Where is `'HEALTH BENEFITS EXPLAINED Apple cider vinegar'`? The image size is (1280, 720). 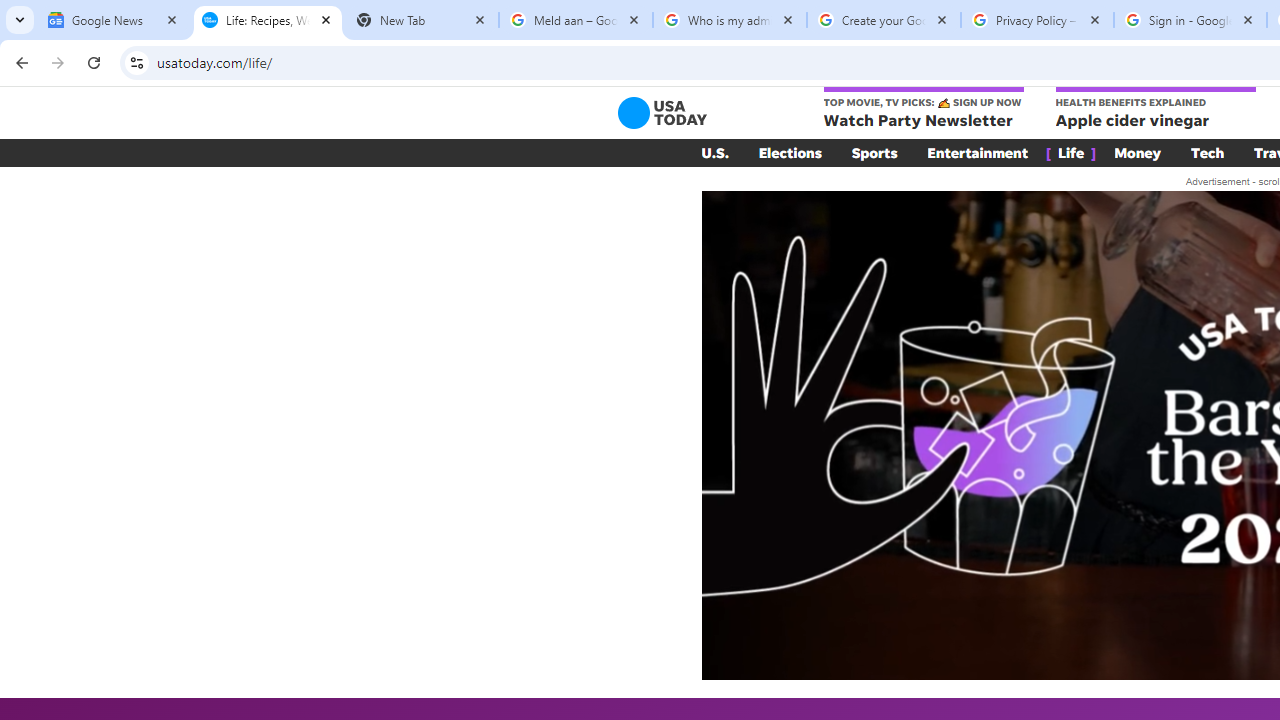 'HEALTH BENEFITS EXPLAINED Apple cider vinegar' is located at coordinates (1155, 109).